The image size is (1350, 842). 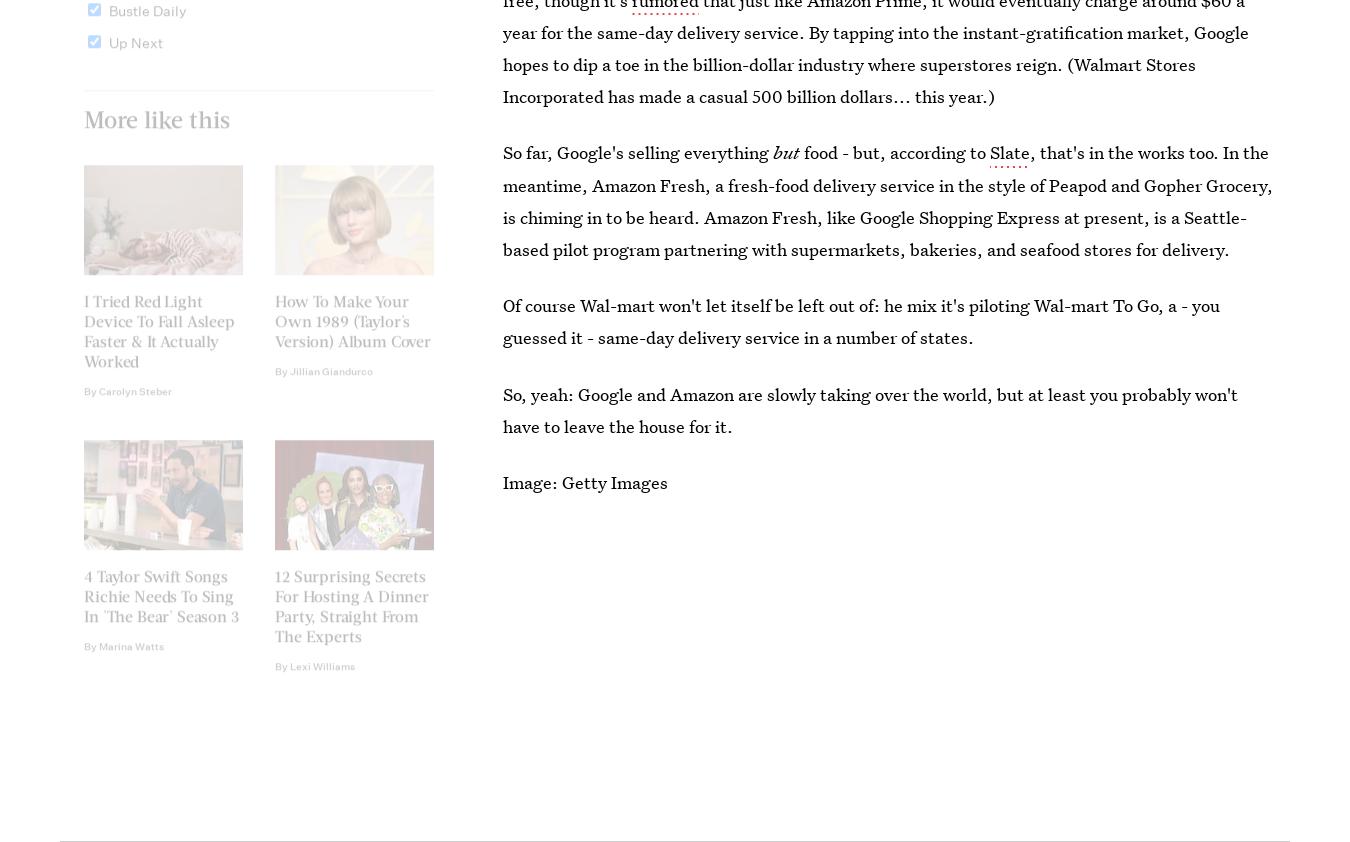 What do you see at coordinates (82, 132) in the screenshot?
I see `'More like this'` at bounding box center [82, 132].